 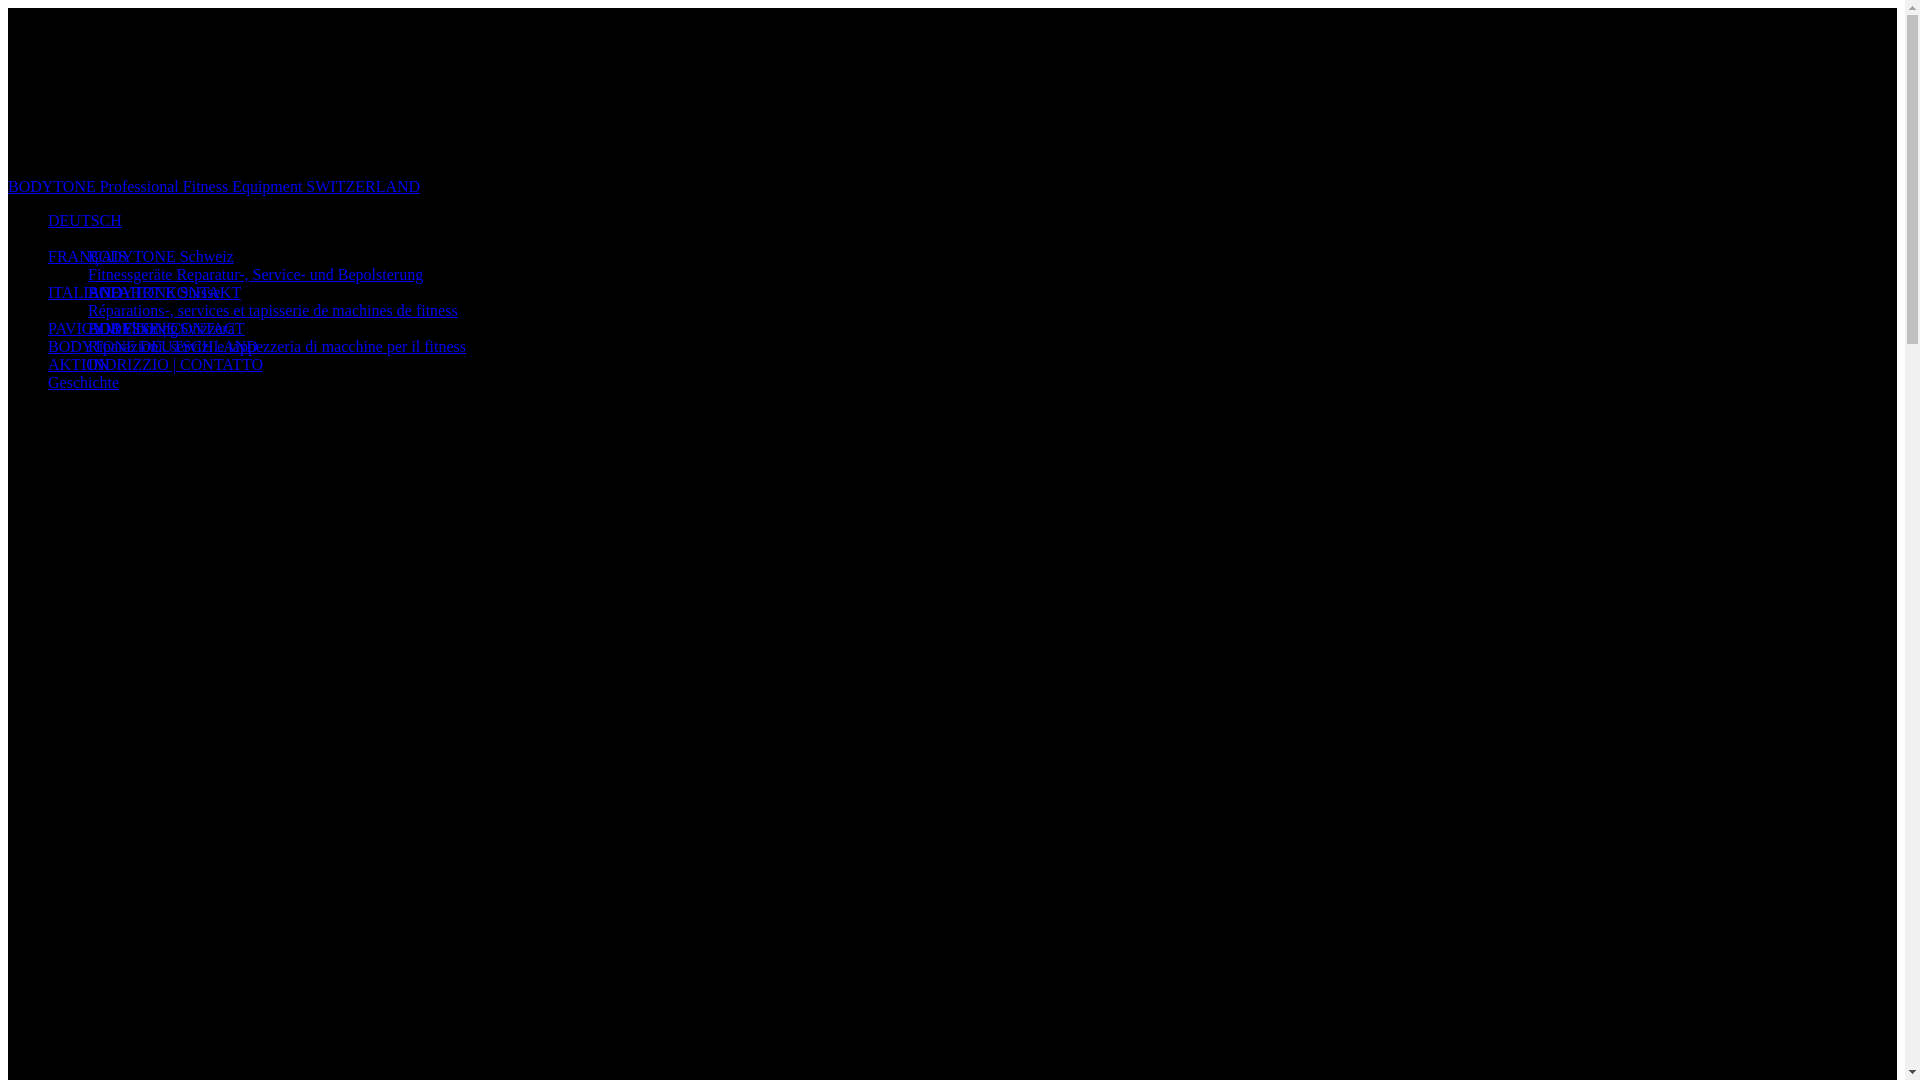 I want to click on 'DEUTSCH', so click(x=84, y=220).